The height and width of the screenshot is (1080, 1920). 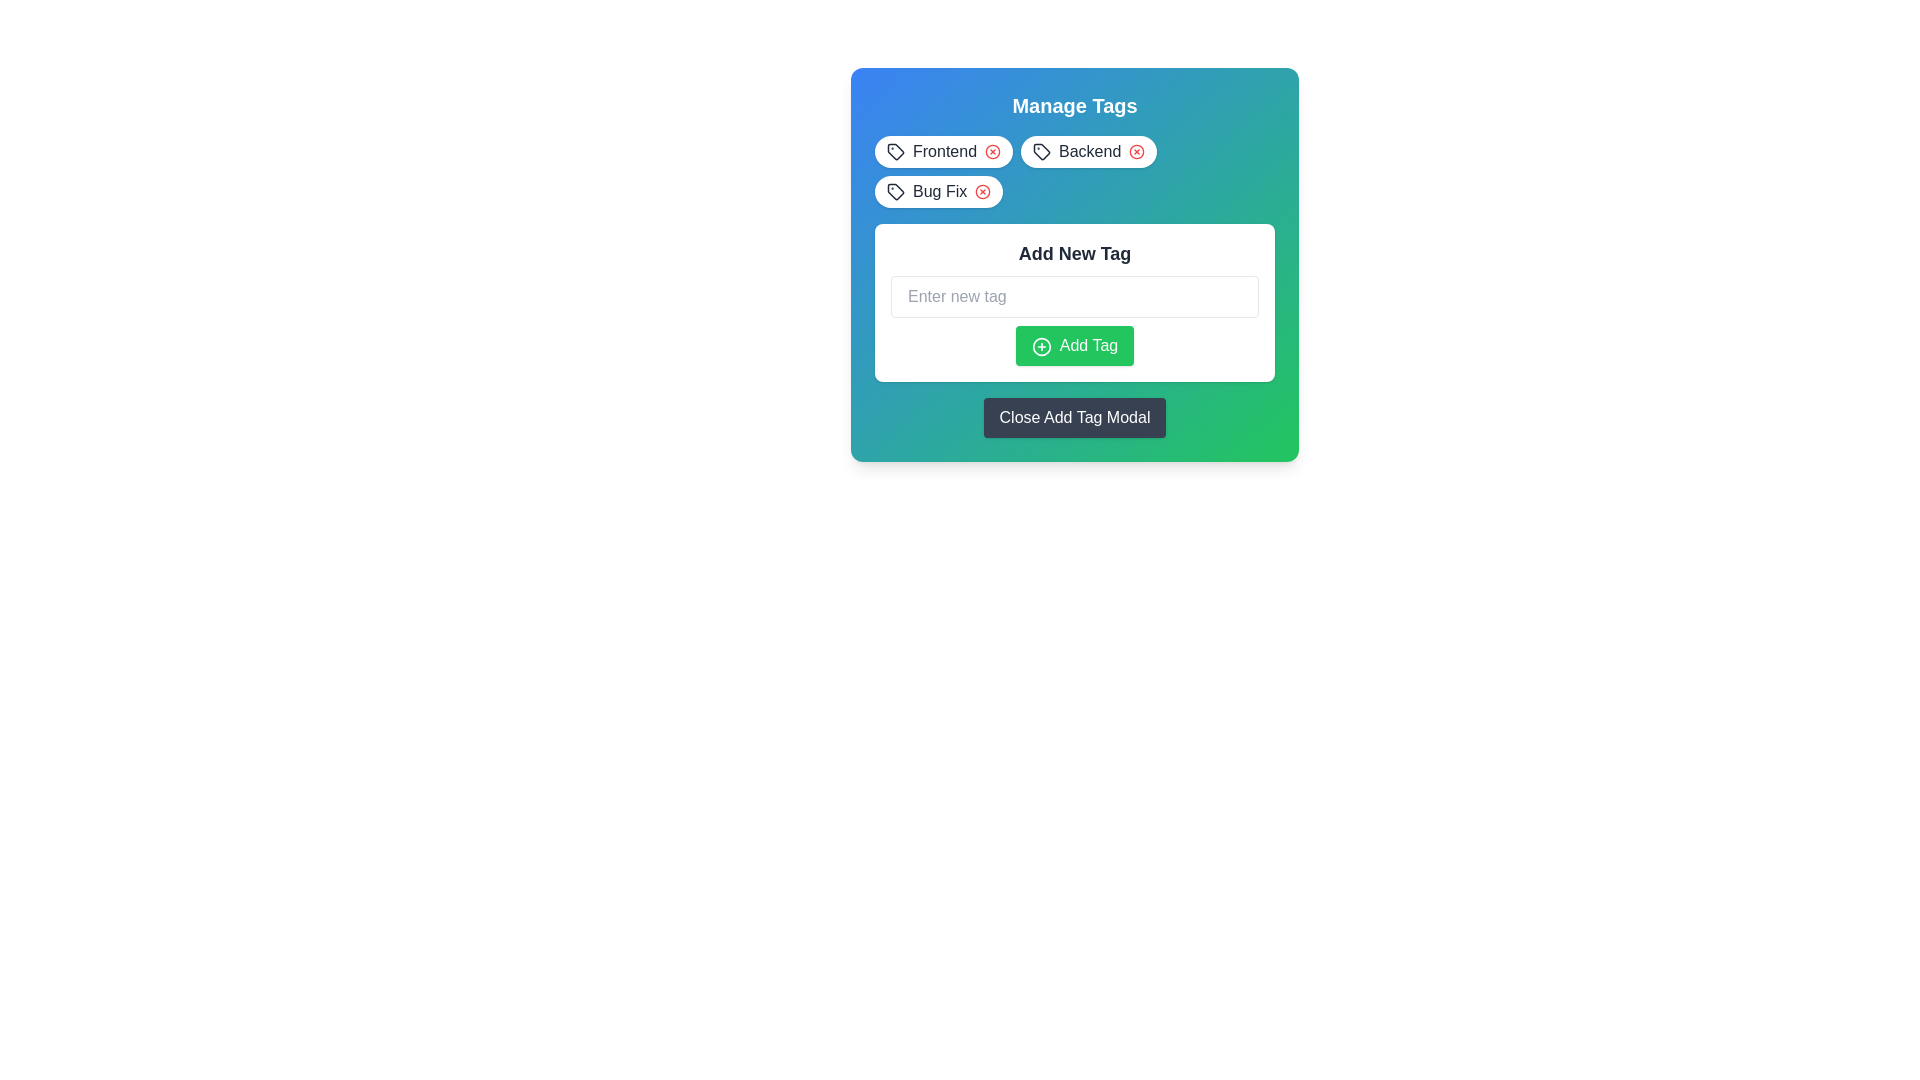 What do you see at coordinates (1040, 150) in the screenshot?
I see `the tag-shaped vector graphic representing the 'Backend' label in the 'Manage Tags' modal, which is positioned near the top-middle area of the modal` at bounding box center [1040, 150].